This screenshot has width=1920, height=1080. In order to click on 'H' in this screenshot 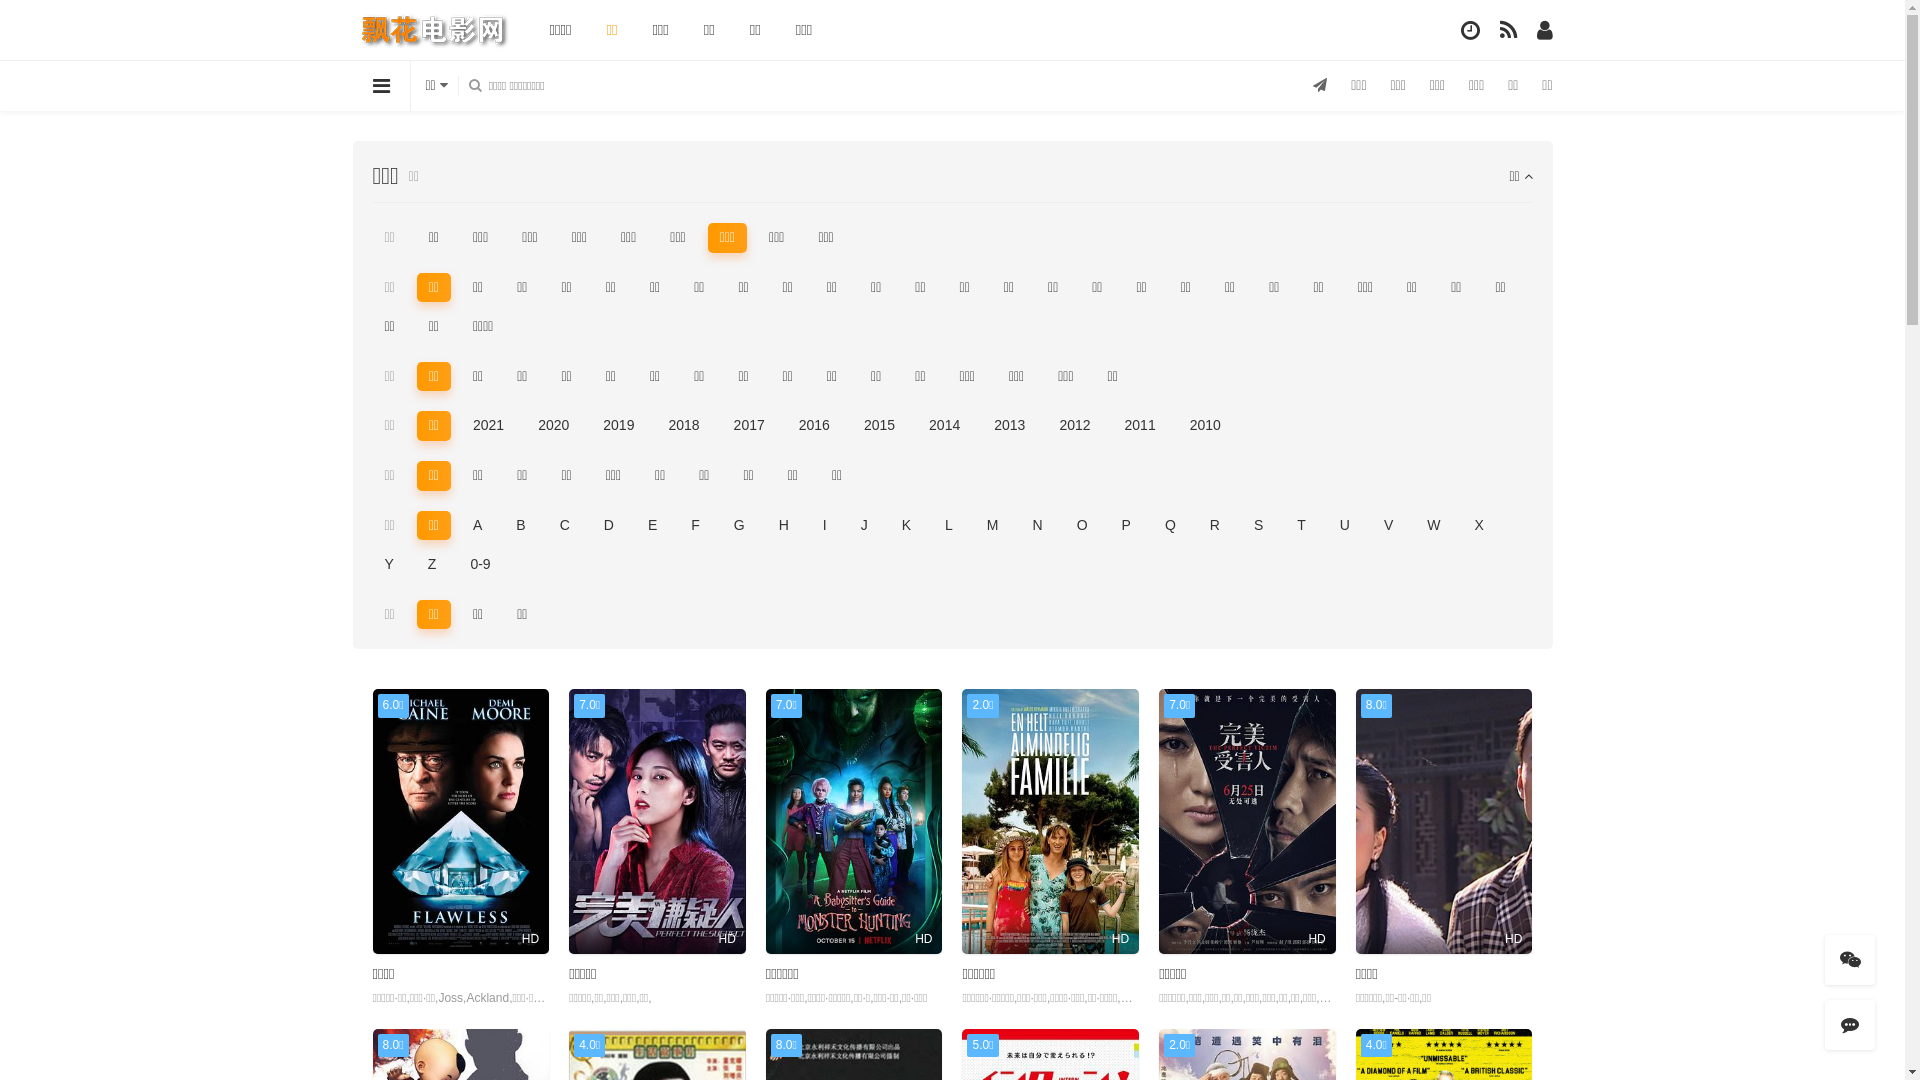, I will do `click(782, 524)`.